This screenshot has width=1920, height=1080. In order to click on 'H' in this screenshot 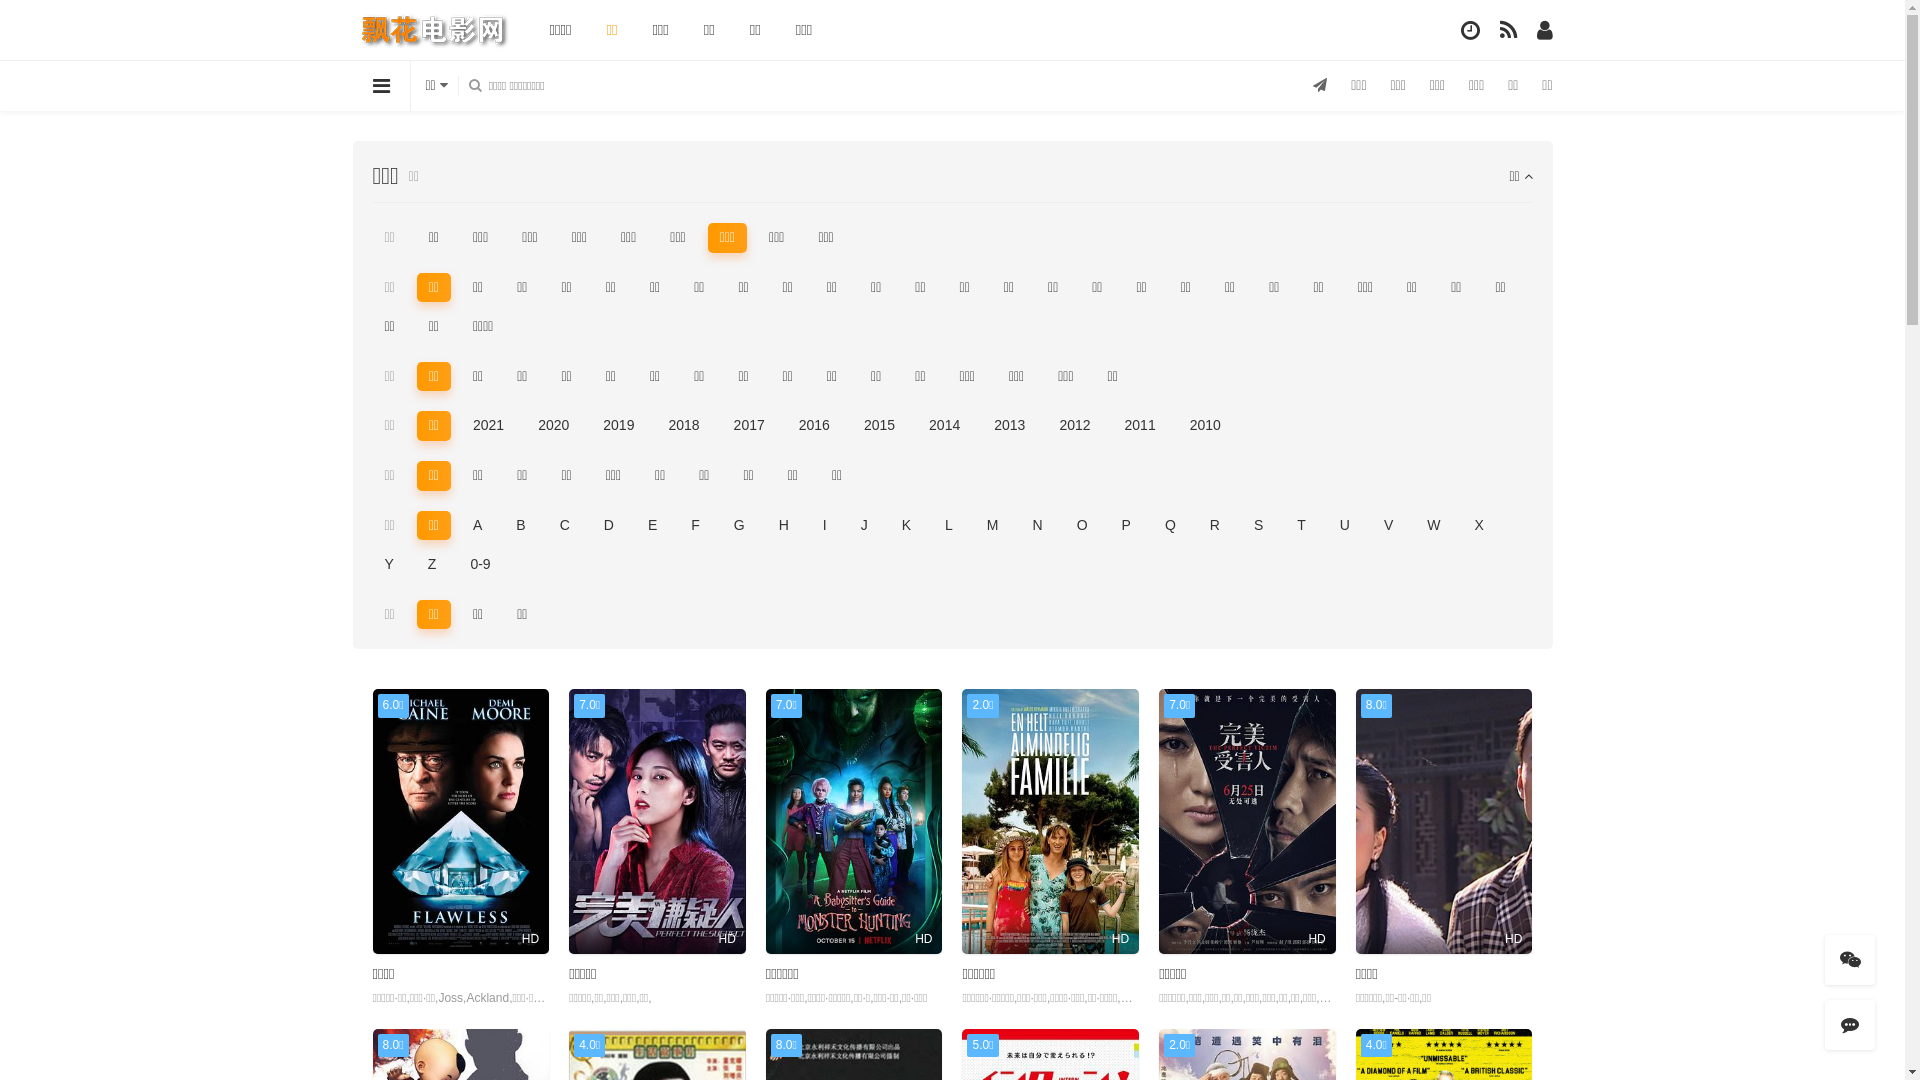, I will do `click(782, 524)`.